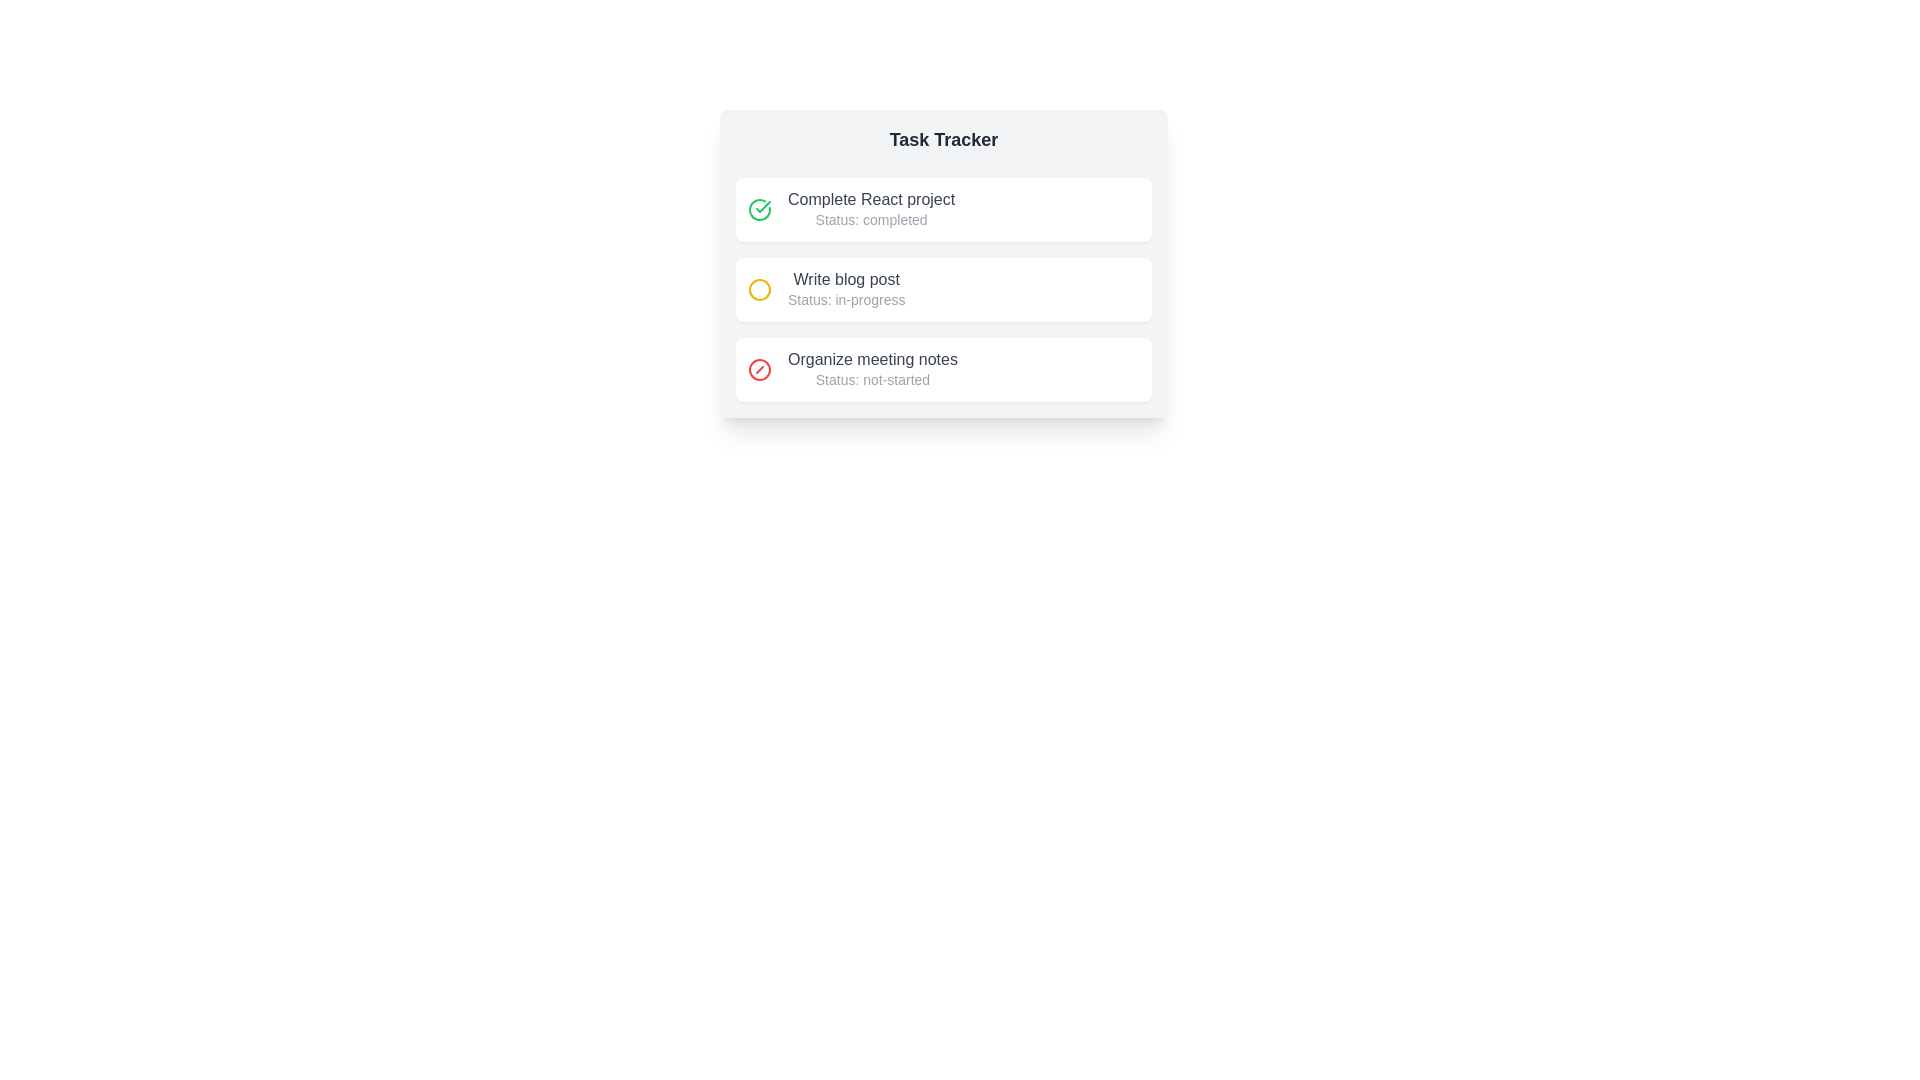  What do you see at coordinates (758, 289) in the screenshot?
I see `the Decorative icon, a small circular icon with a yellow outline and a transparent center, located to the left of the 'Write blog post' text in the Task Tracker` at bounding box center [758, 289].